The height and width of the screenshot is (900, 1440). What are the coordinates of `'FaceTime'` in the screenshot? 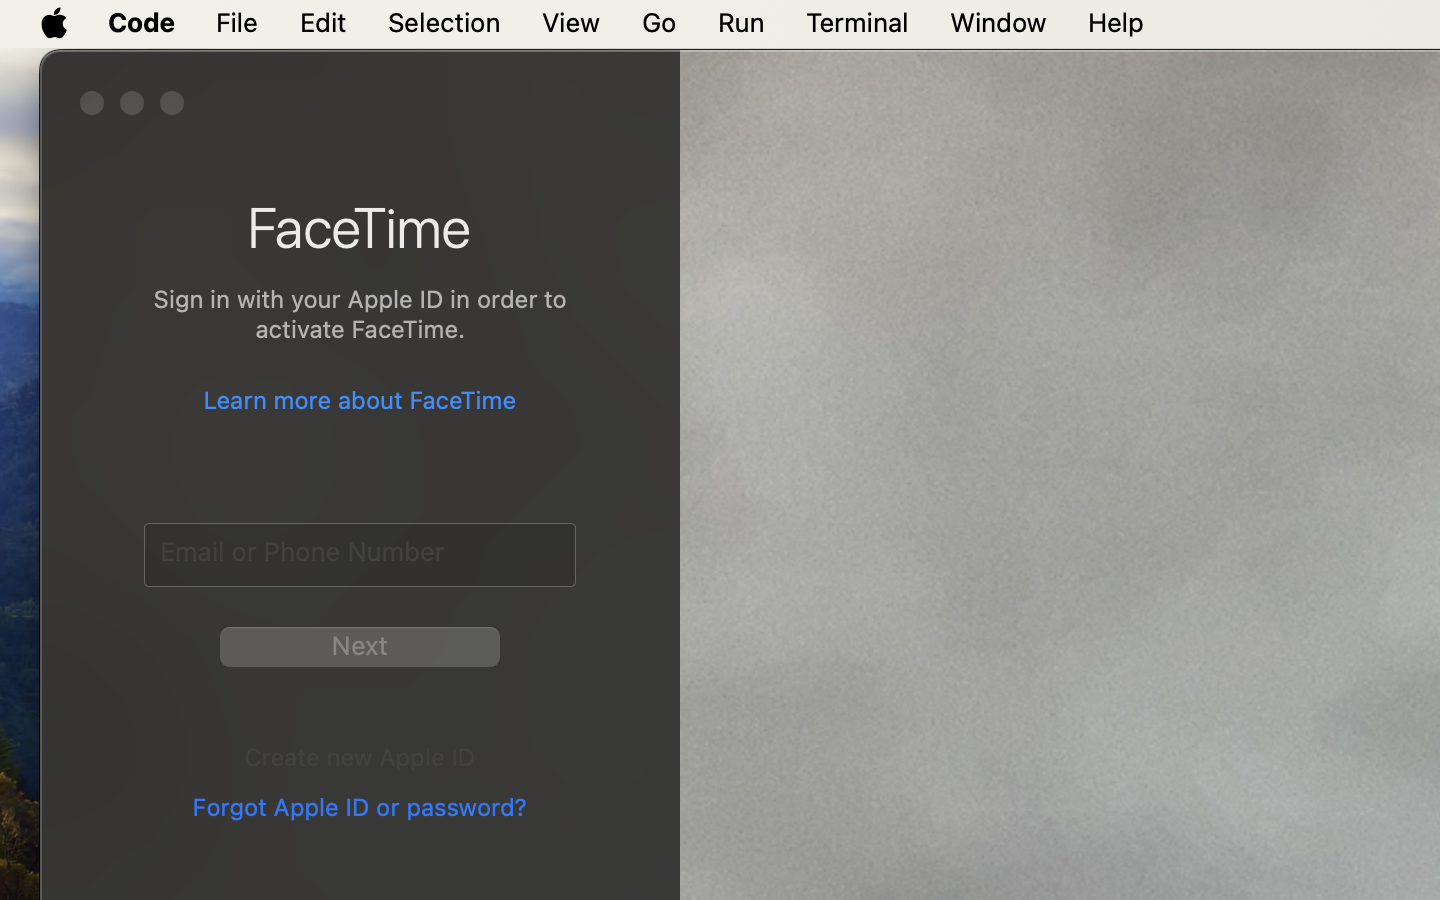 It's located at (360, 225).